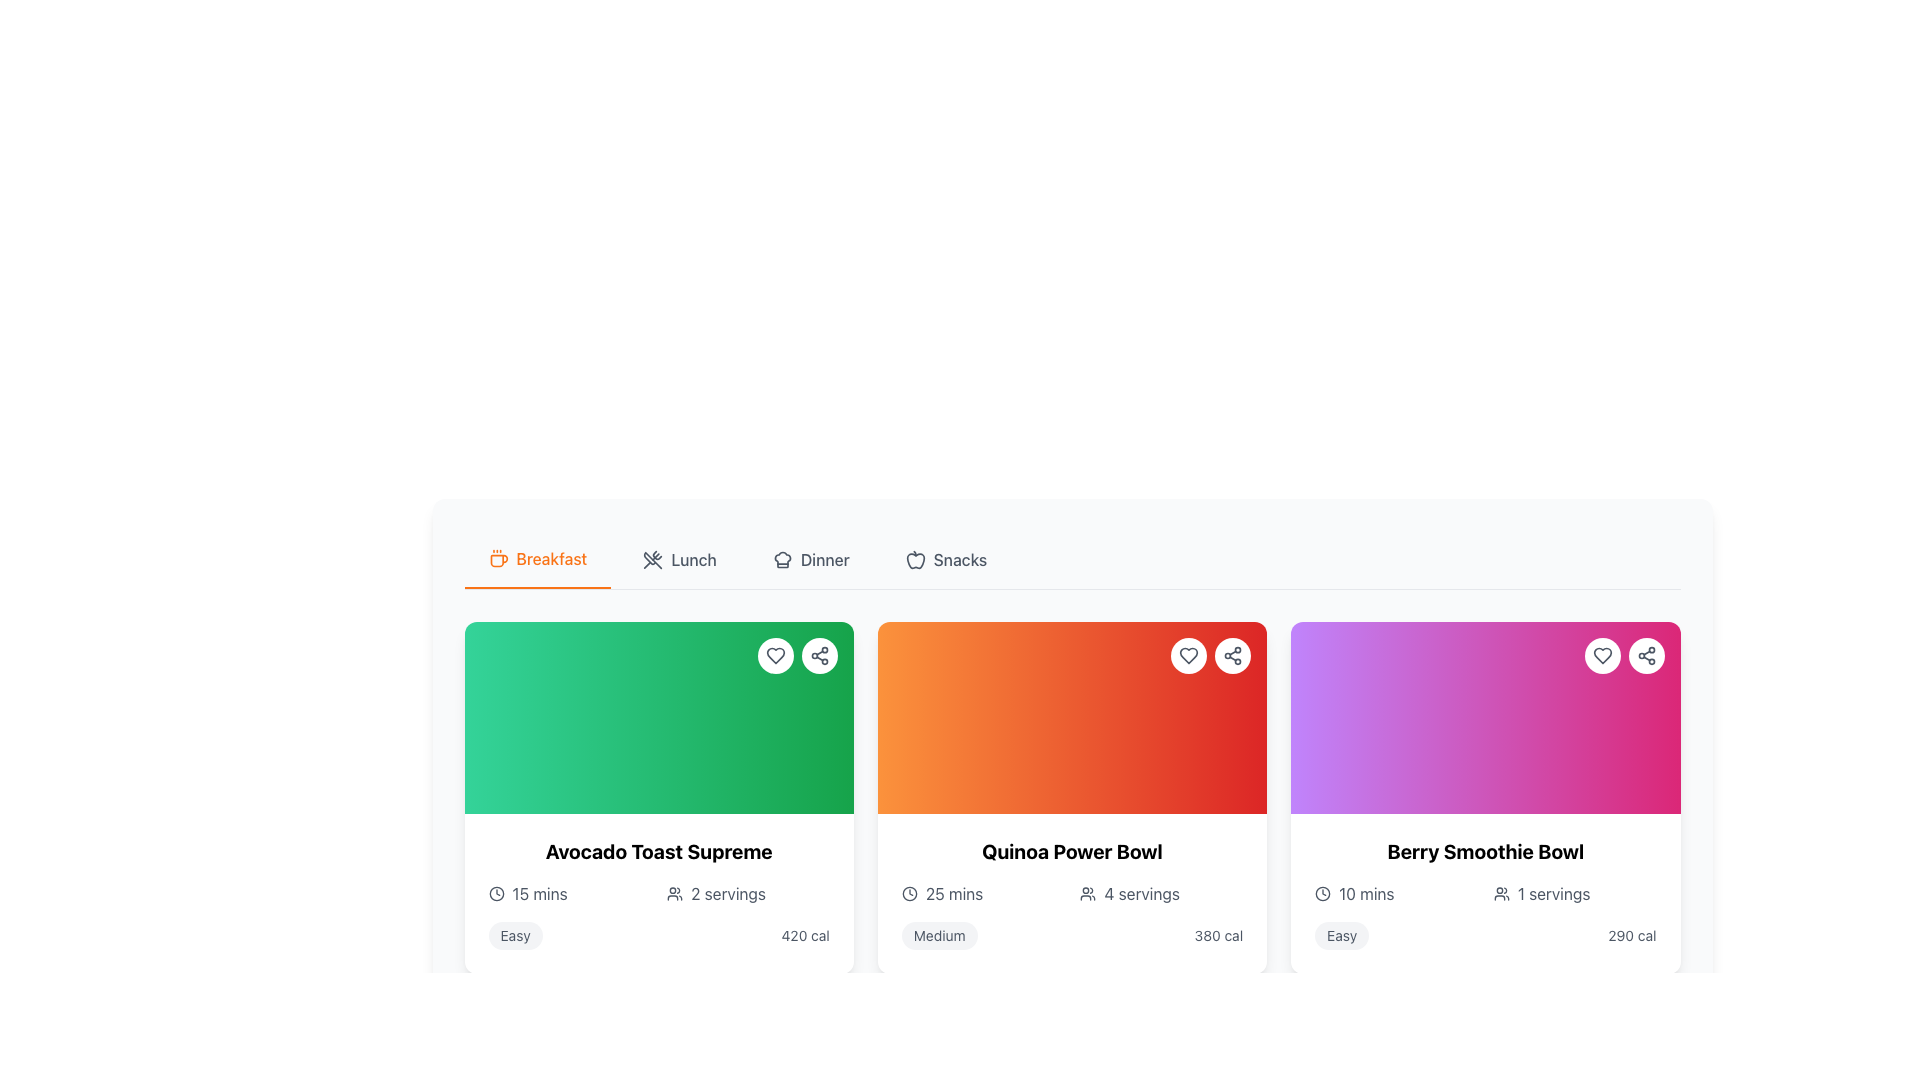 This screenshot has height=1080, width=1920. I want to click on the rectangular gradient background of the 'Quinoa Power Bowl' card located in the second column of the layout, so click(1071, 716).